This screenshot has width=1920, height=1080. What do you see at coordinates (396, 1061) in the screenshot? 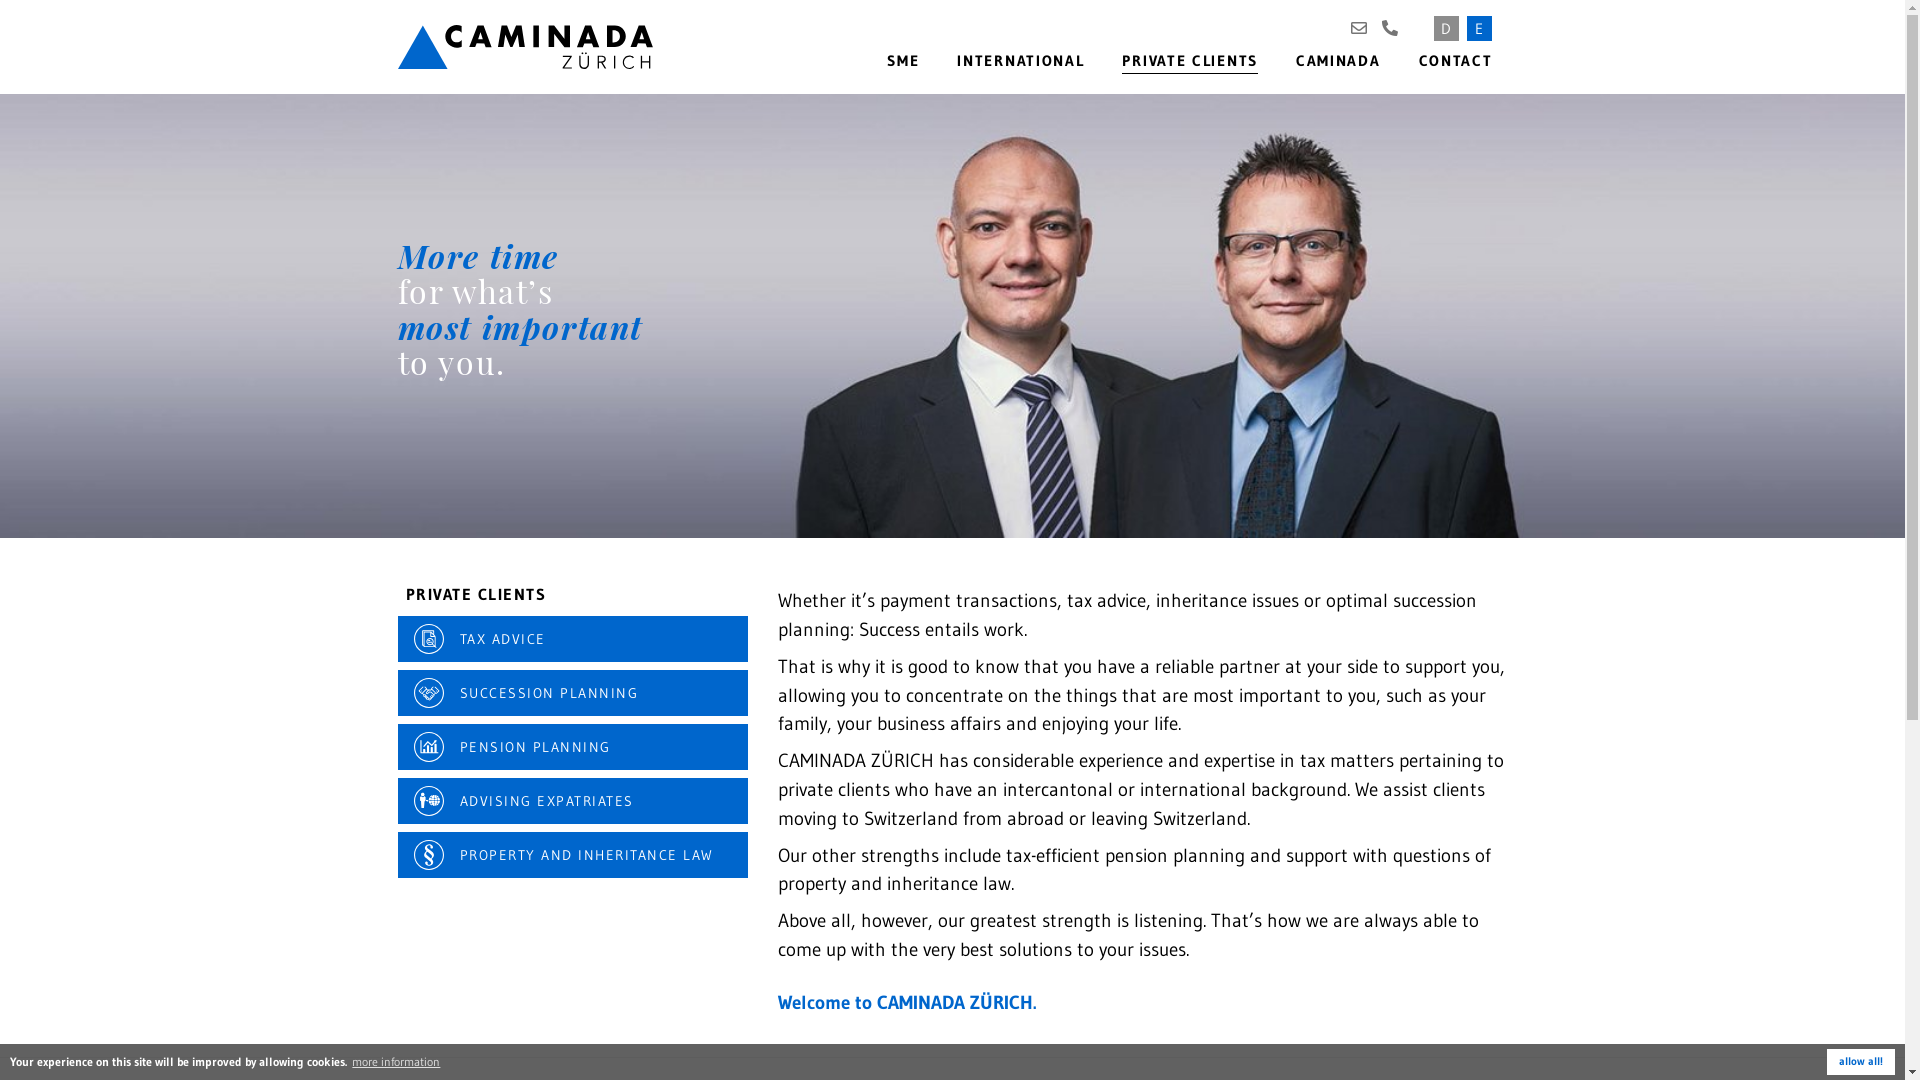
I see `'more information'` at bounding box center [396, 1061].